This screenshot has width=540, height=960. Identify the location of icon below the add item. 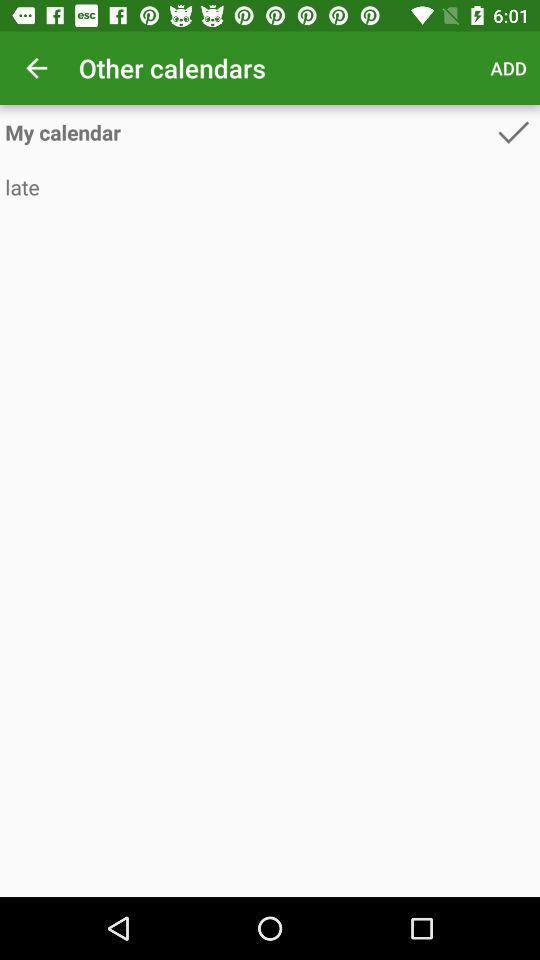
(513, 131).